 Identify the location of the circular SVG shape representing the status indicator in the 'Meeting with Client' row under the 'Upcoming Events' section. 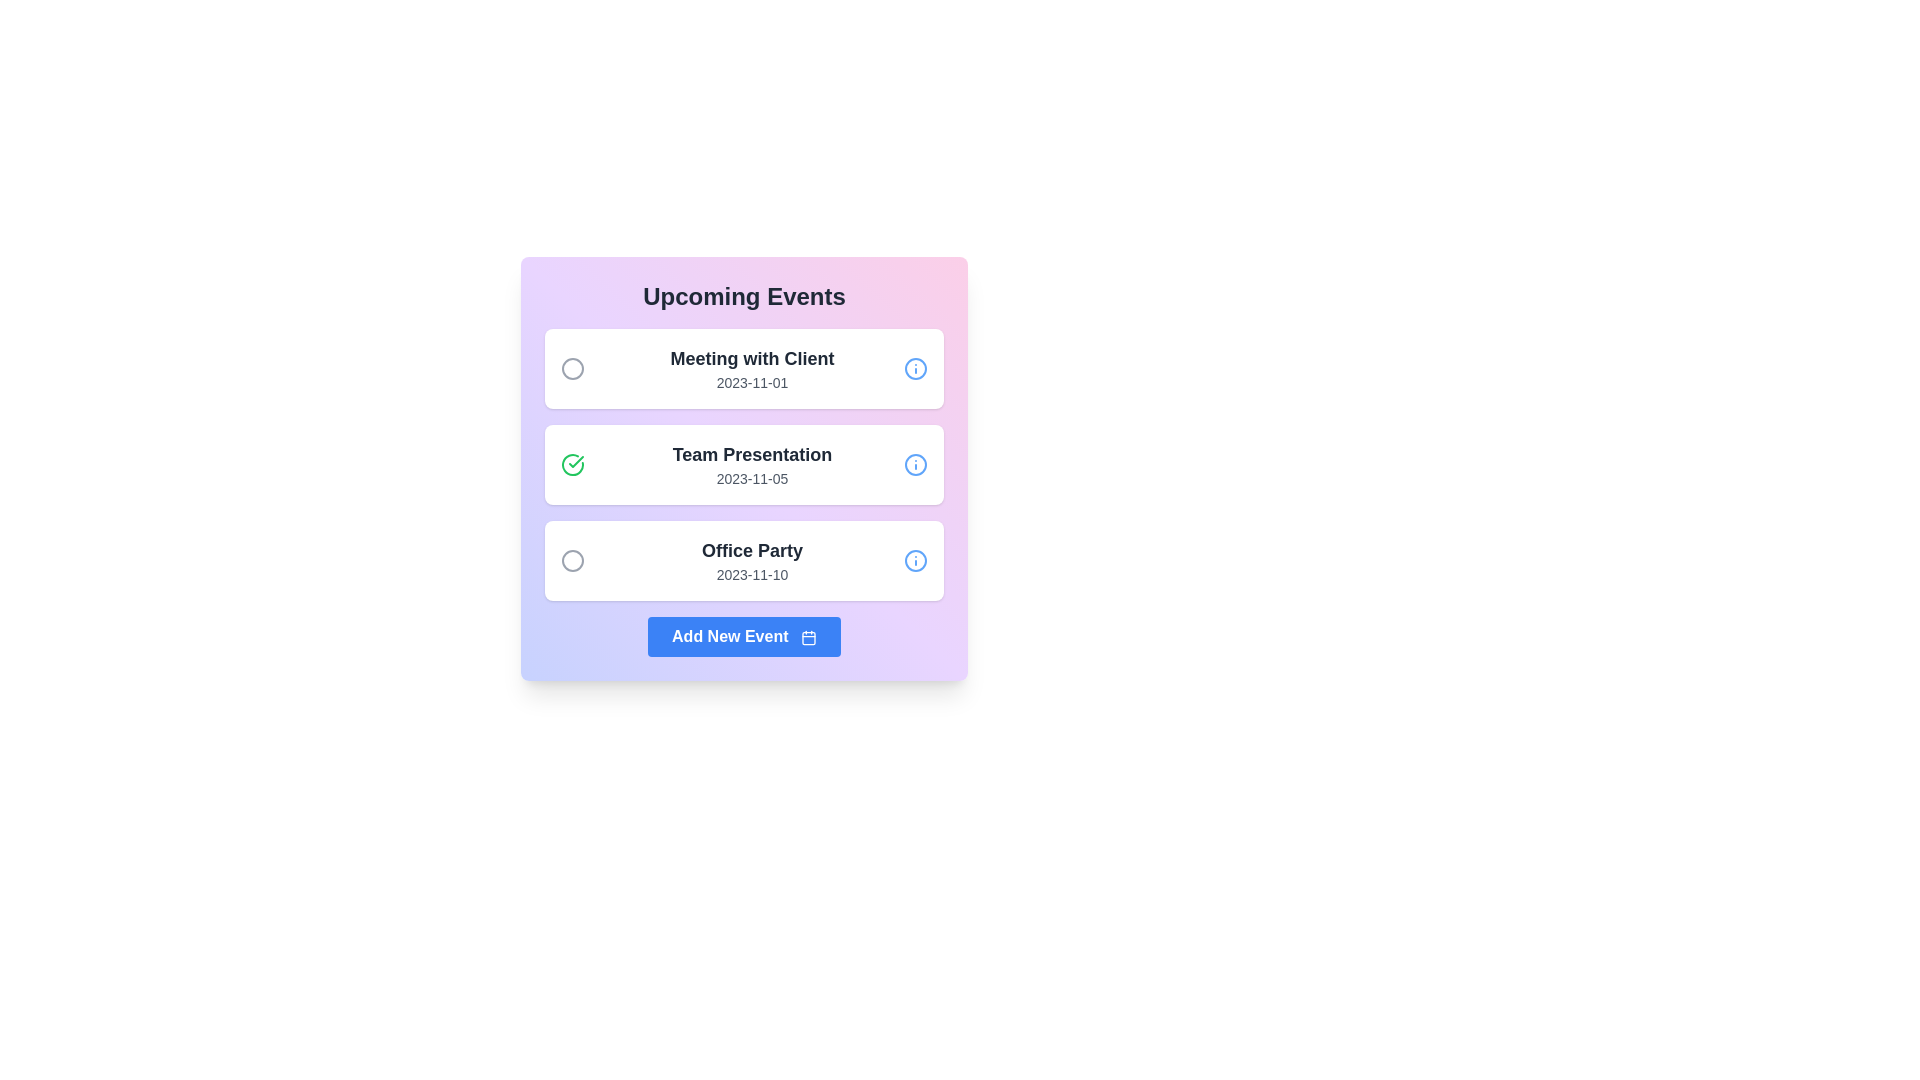
(571, 369).